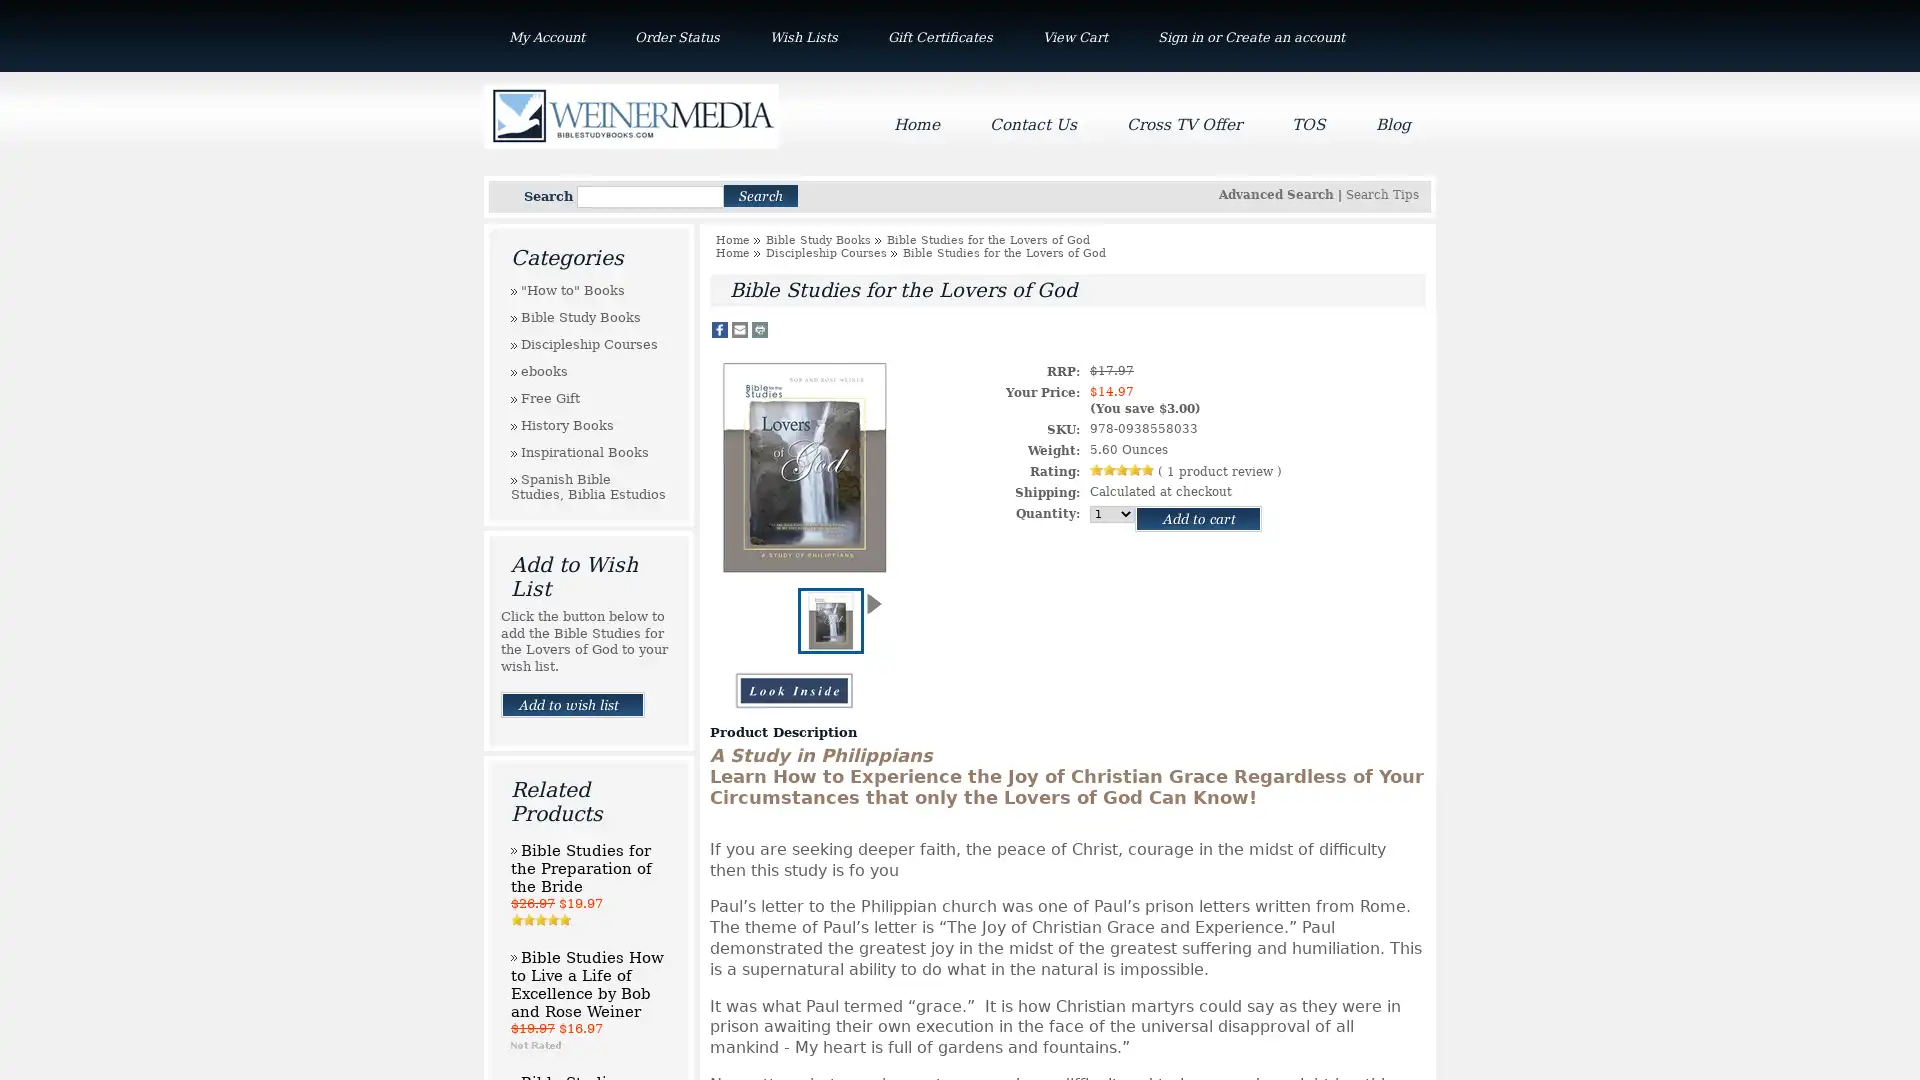 The width and height of the screenshot is (1920, 1080). I want to click on Add to Wish List, so click(571, 703).